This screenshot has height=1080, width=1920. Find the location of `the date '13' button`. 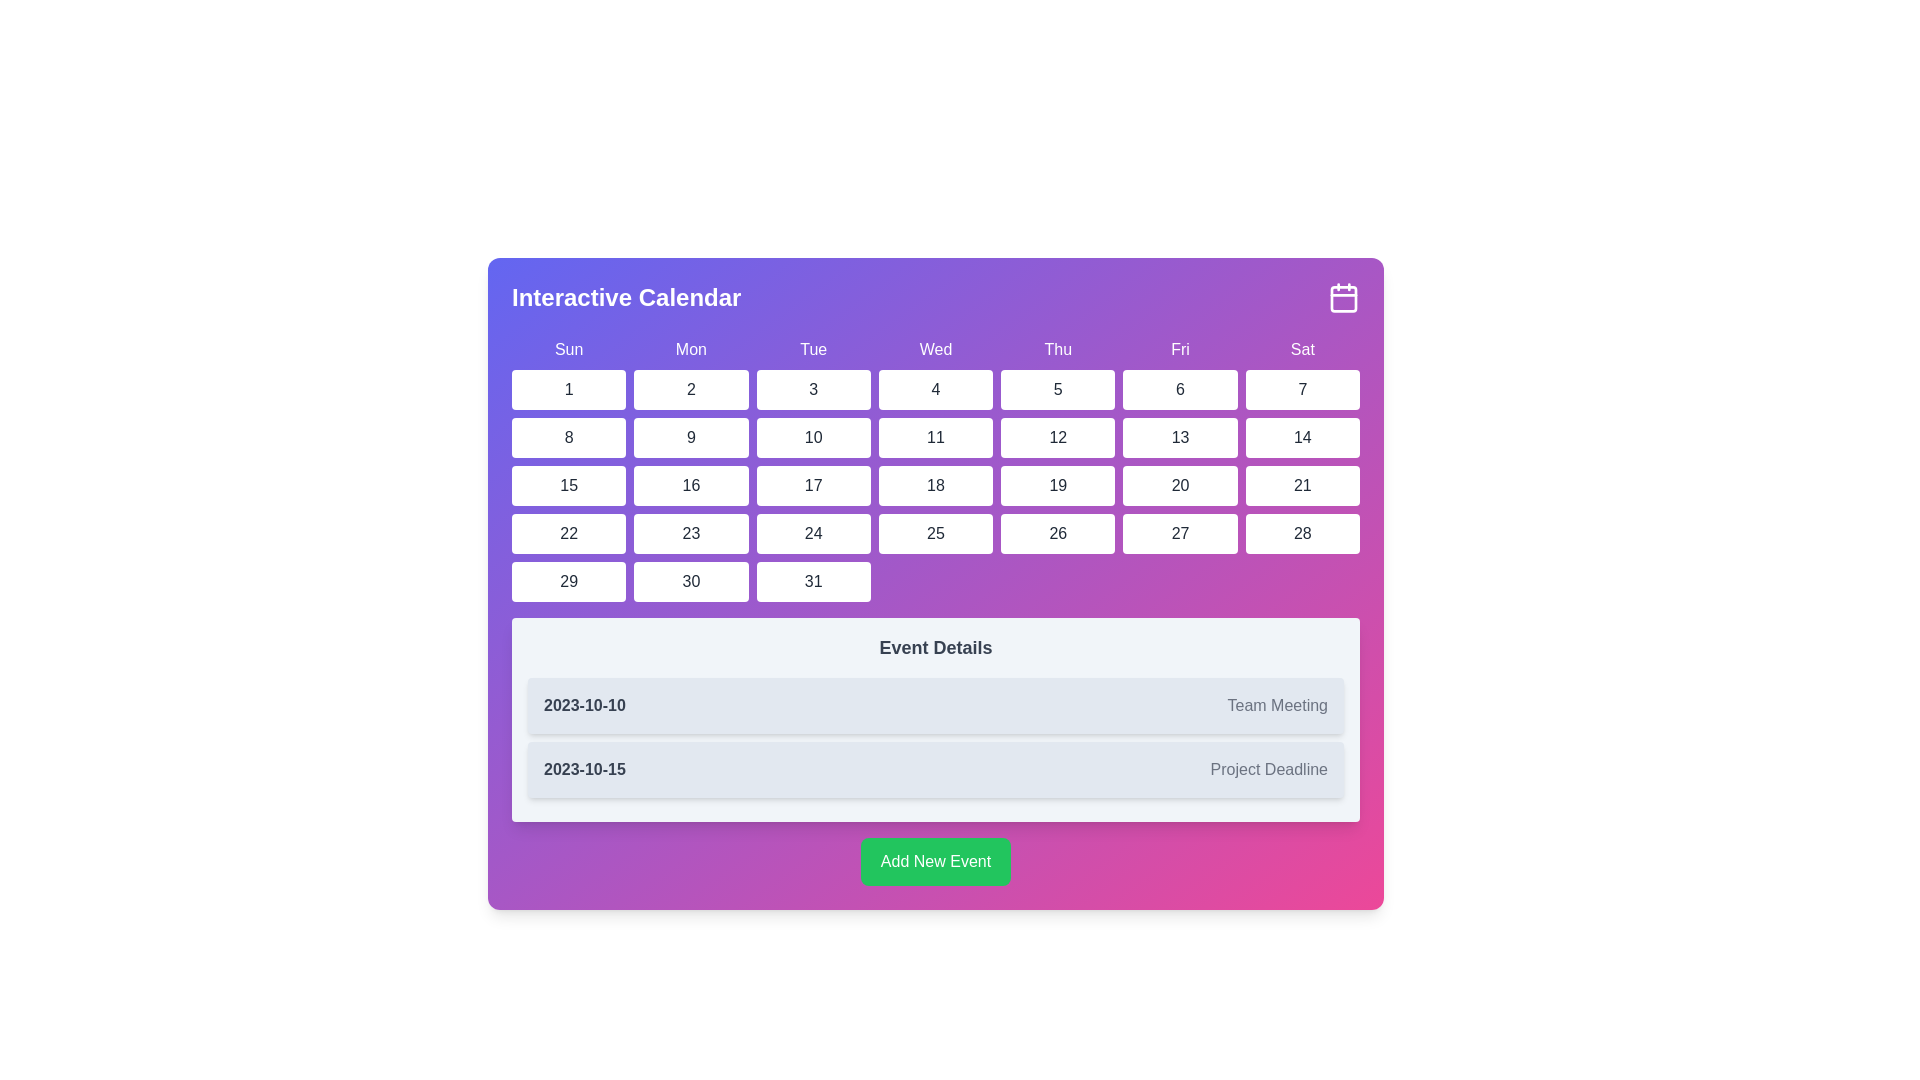

the date '13' button is located at coordinates (1180, 437).